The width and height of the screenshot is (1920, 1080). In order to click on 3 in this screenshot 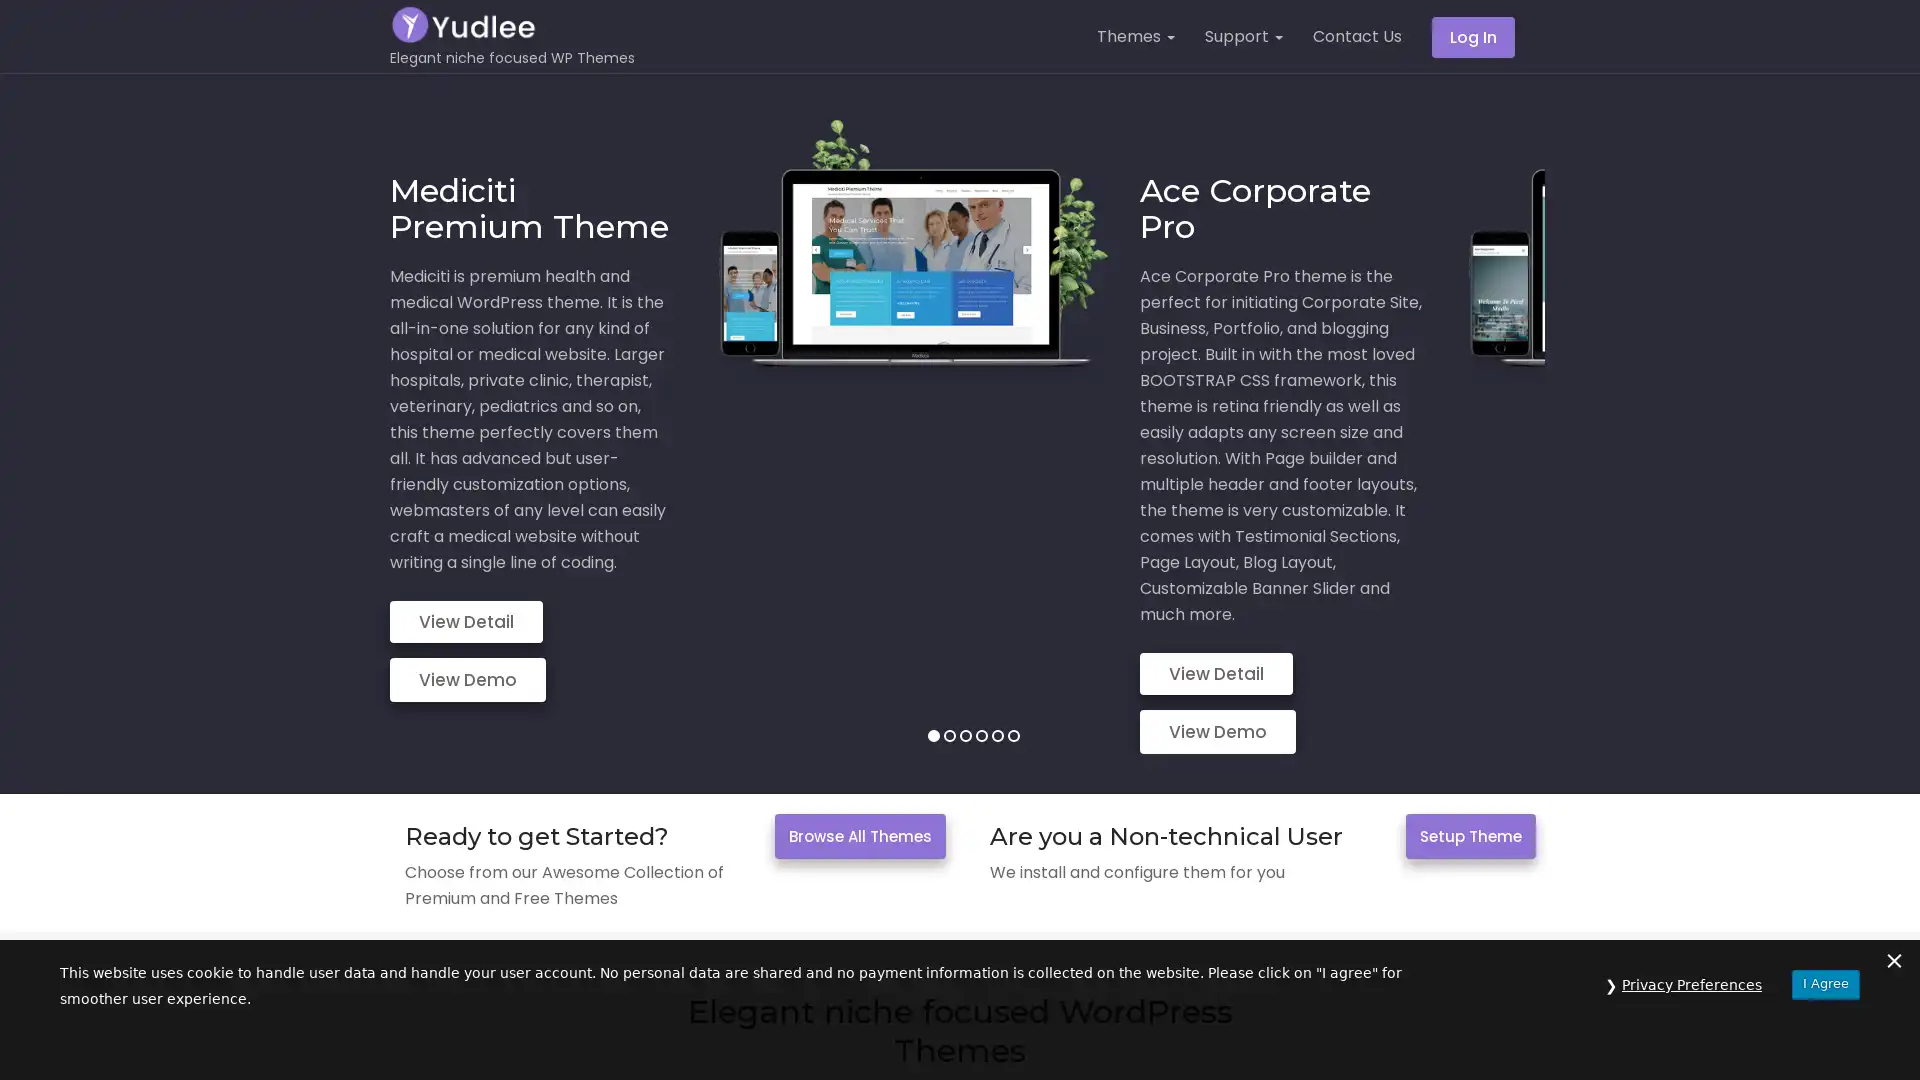, I will do `click(964, 595)`.